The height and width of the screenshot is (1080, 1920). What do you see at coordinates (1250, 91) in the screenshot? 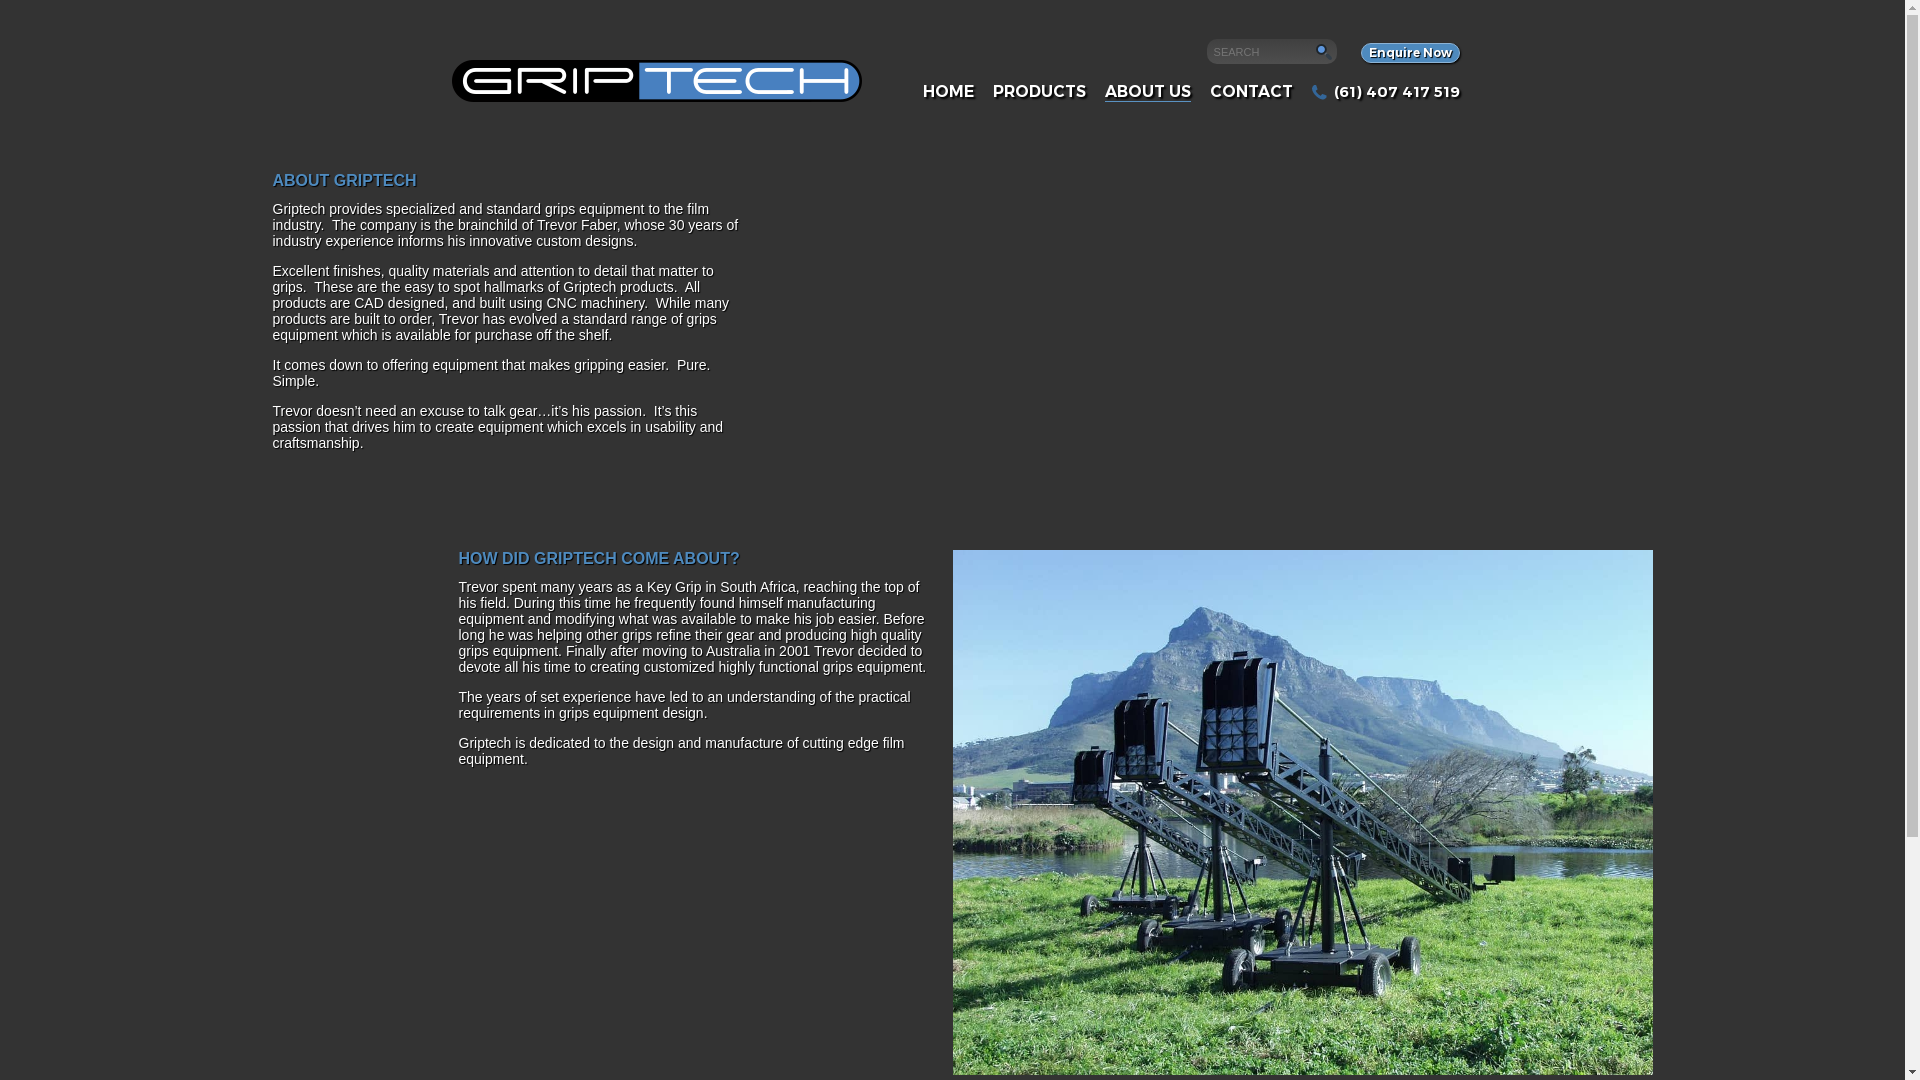
I see `'CONTACT'` at bounding box center [1250, 91].